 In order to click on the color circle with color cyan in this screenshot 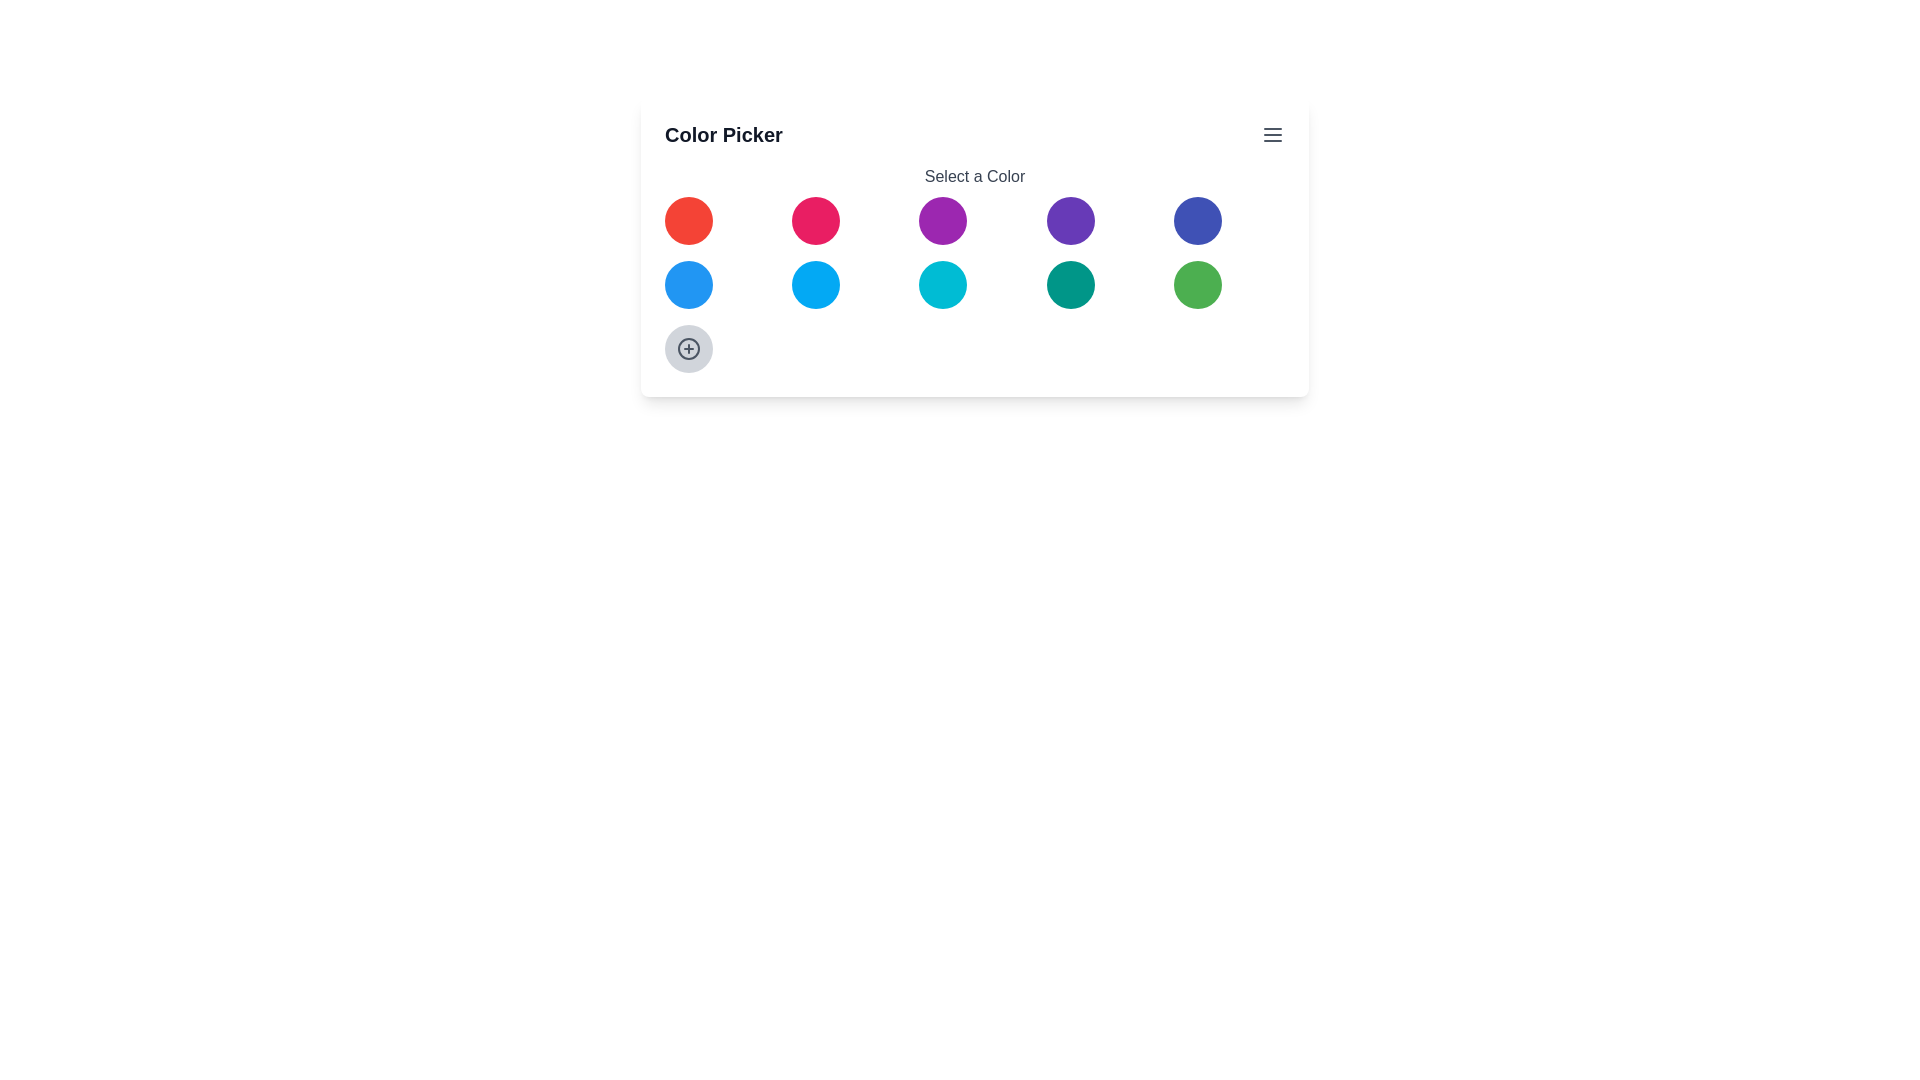, I will do `click(941, 285)`.